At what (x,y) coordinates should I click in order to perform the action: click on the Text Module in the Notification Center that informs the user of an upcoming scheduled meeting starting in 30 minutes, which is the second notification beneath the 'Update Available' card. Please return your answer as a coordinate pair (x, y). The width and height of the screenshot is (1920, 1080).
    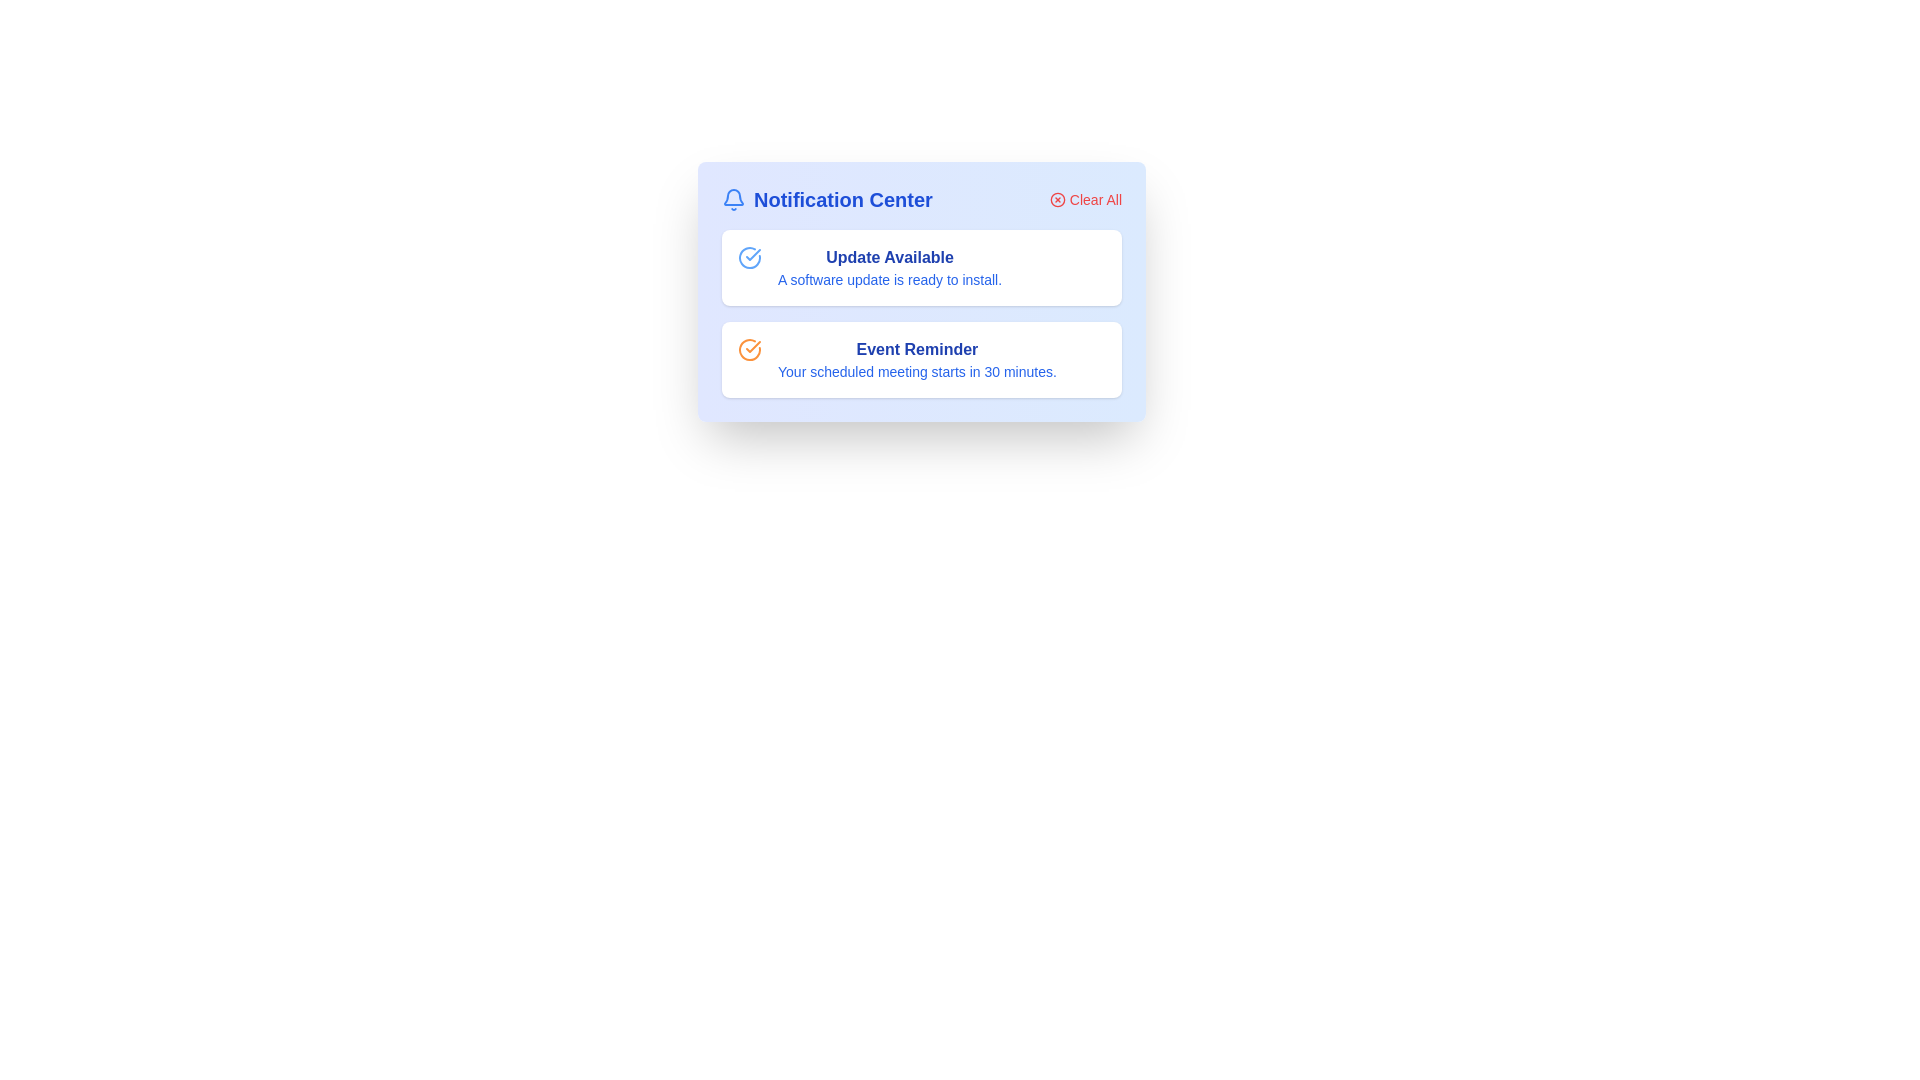
    Looking at the image, I should click on (916, 358).